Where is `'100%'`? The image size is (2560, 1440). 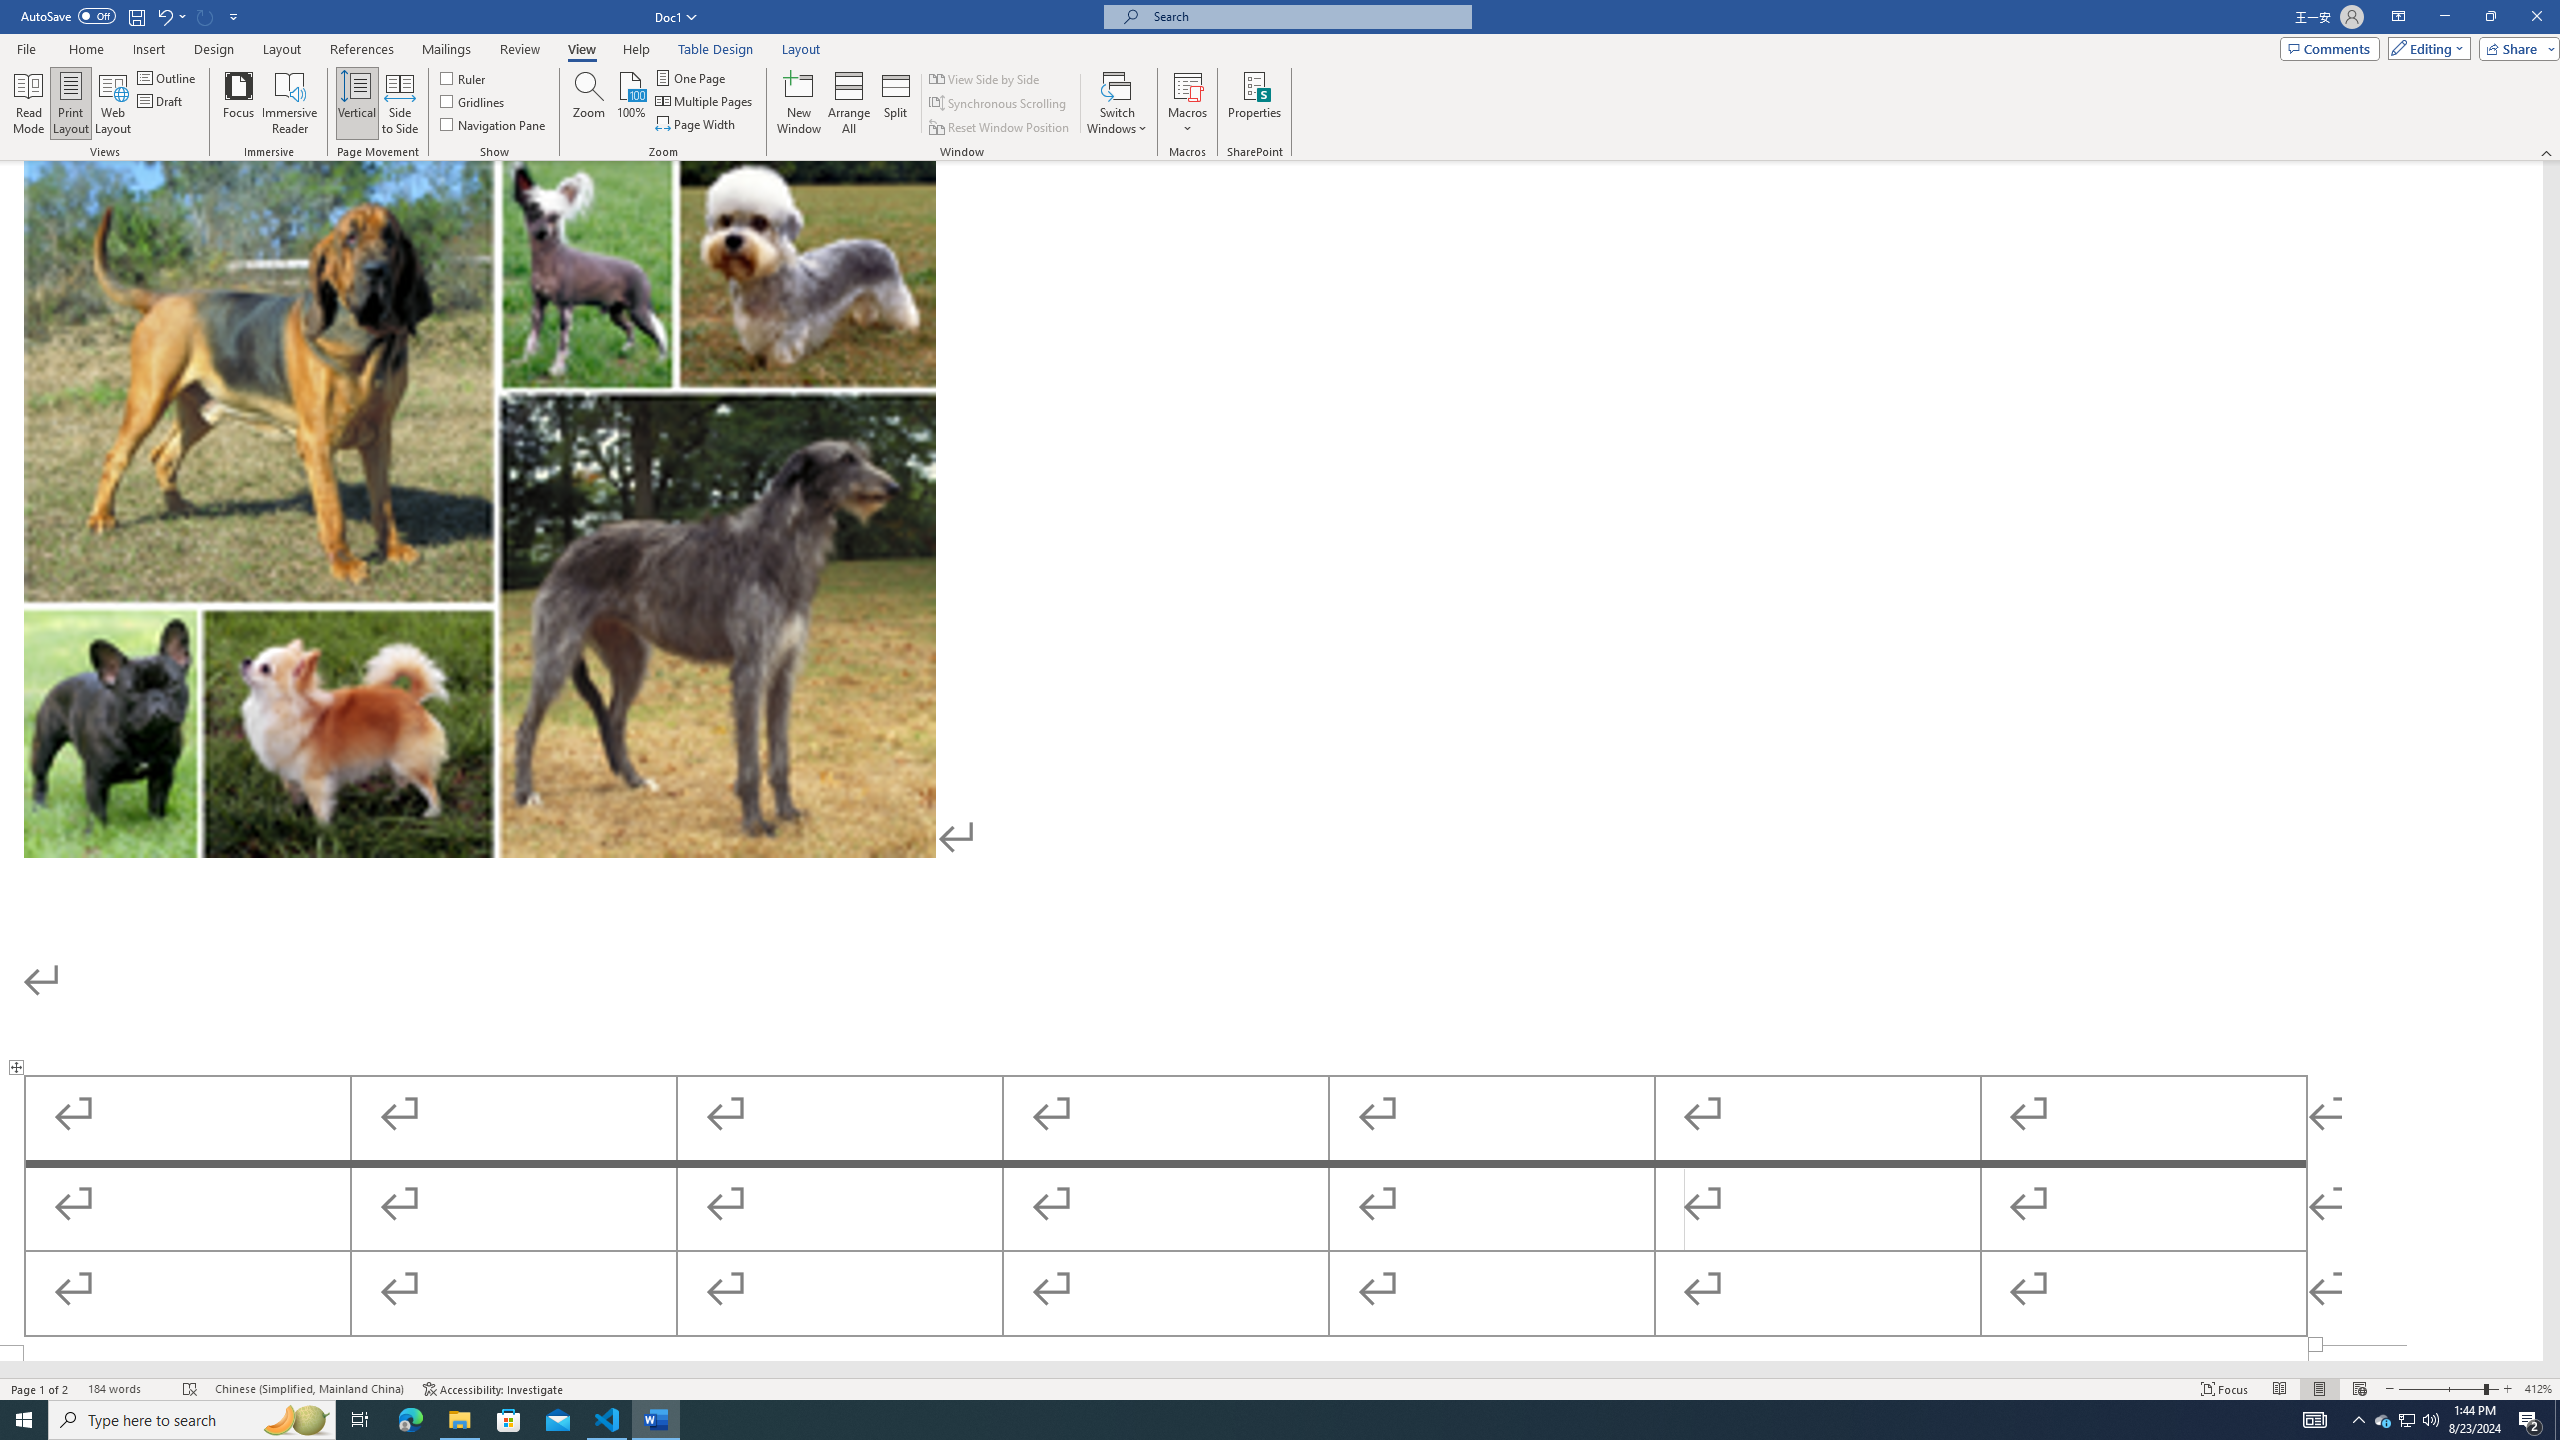
'100%' is located at coordinates (631, 103).